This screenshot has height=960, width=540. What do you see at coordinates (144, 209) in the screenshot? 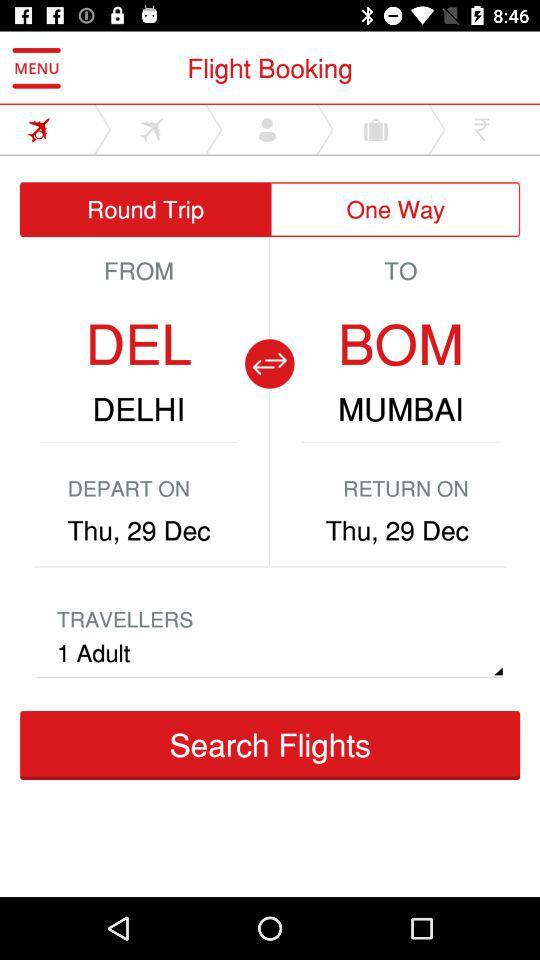
I see `item to the left of one way item` at bounding box center [144, 209].